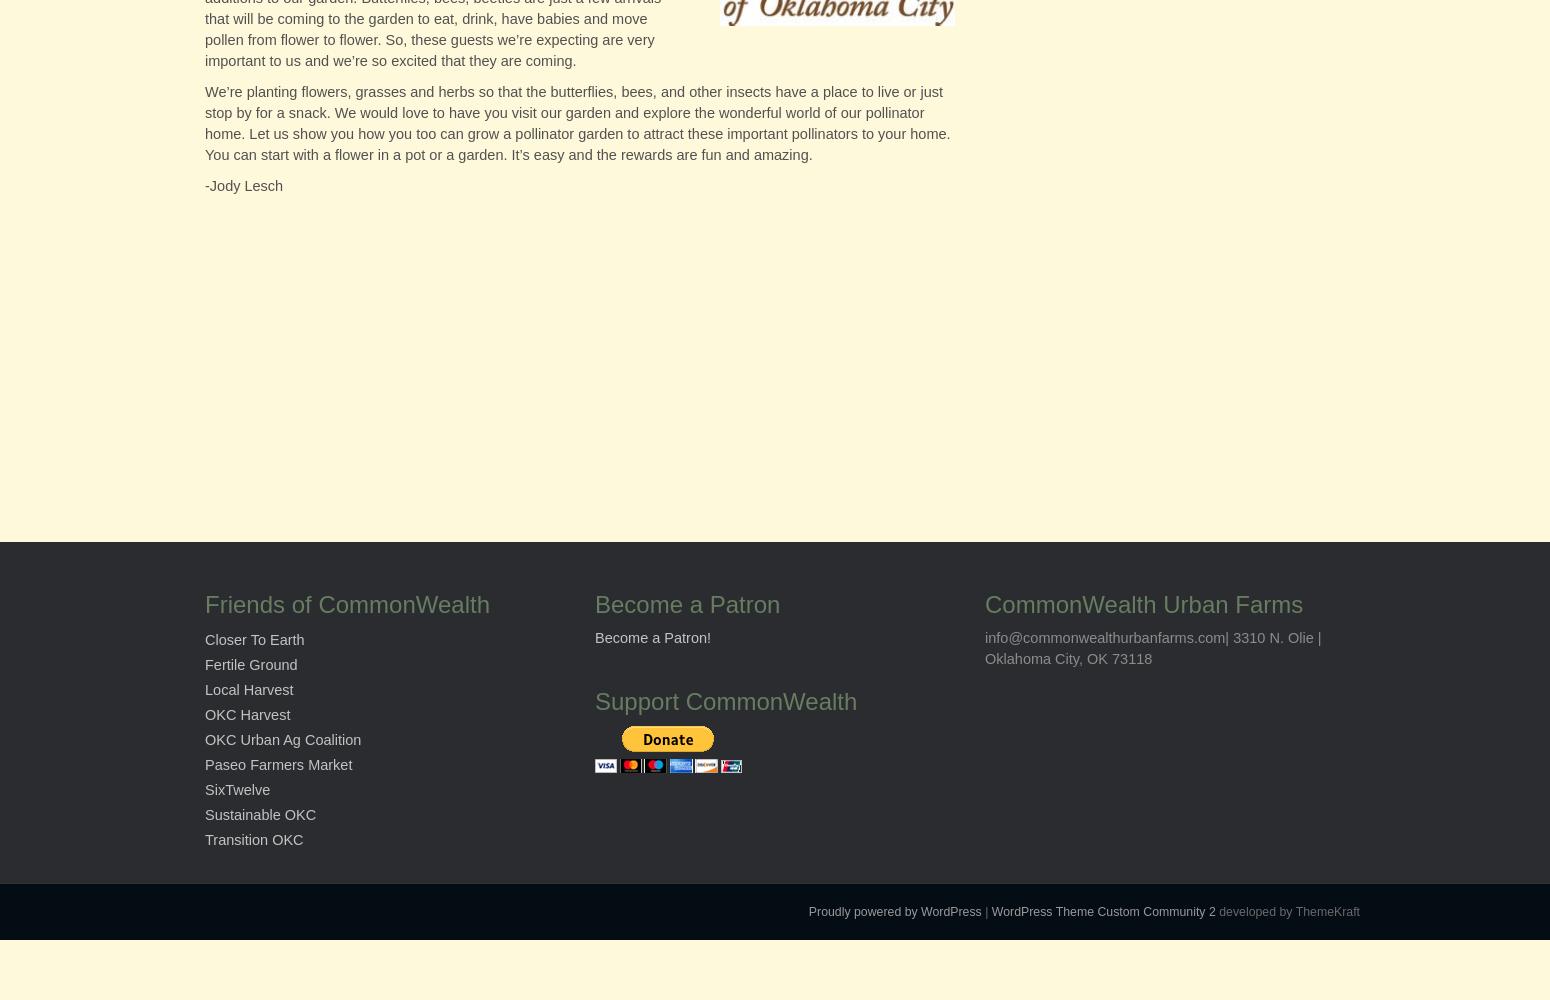  What do you see at coordinates (243, 186) in the screenshot?
I see `'-Jody Lesch'` at bounding box center [243, 186].